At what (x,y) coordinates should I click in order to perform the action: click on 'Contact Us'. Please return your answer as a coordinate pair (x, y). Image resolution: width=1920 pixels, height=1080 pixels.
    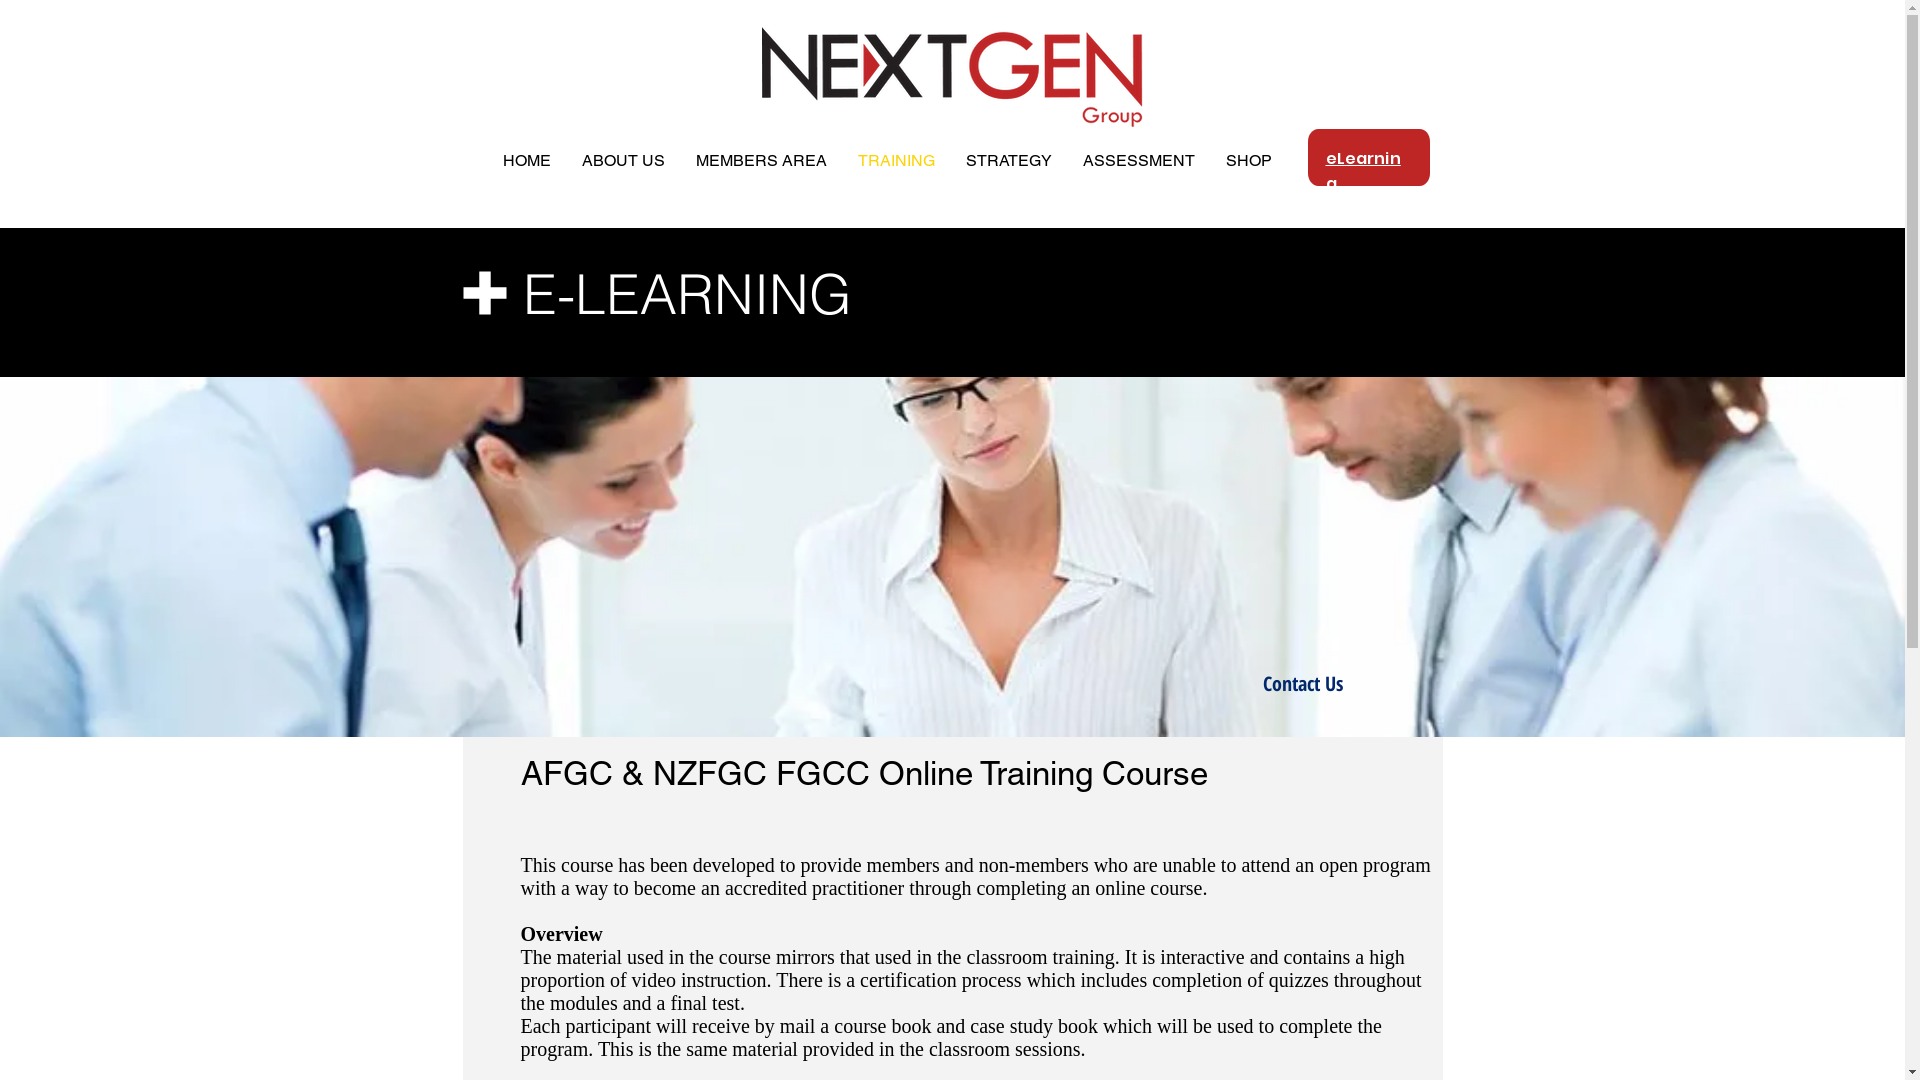
    Looking at the image, I should click on (1301, 682).